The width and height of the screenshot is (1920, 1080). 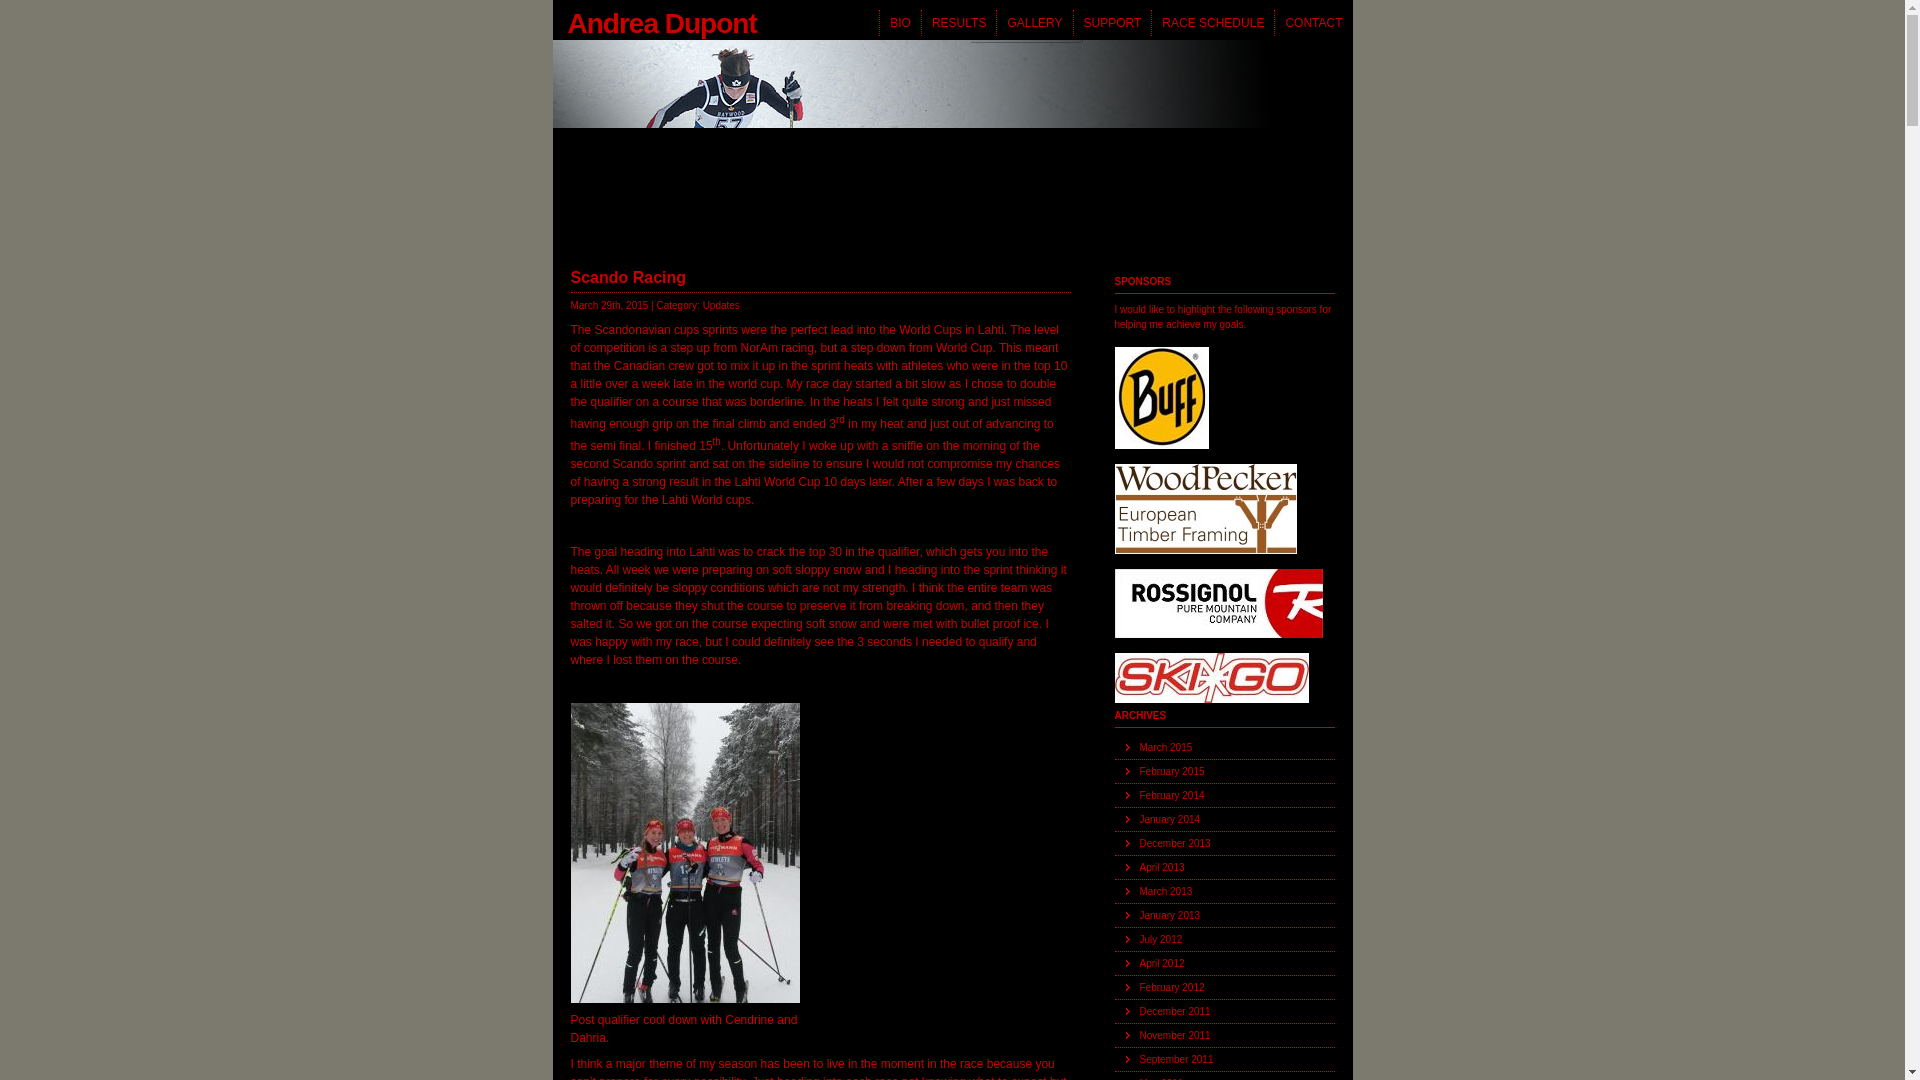 I want to click on 'April 2013', so click(x=1223, y=866).